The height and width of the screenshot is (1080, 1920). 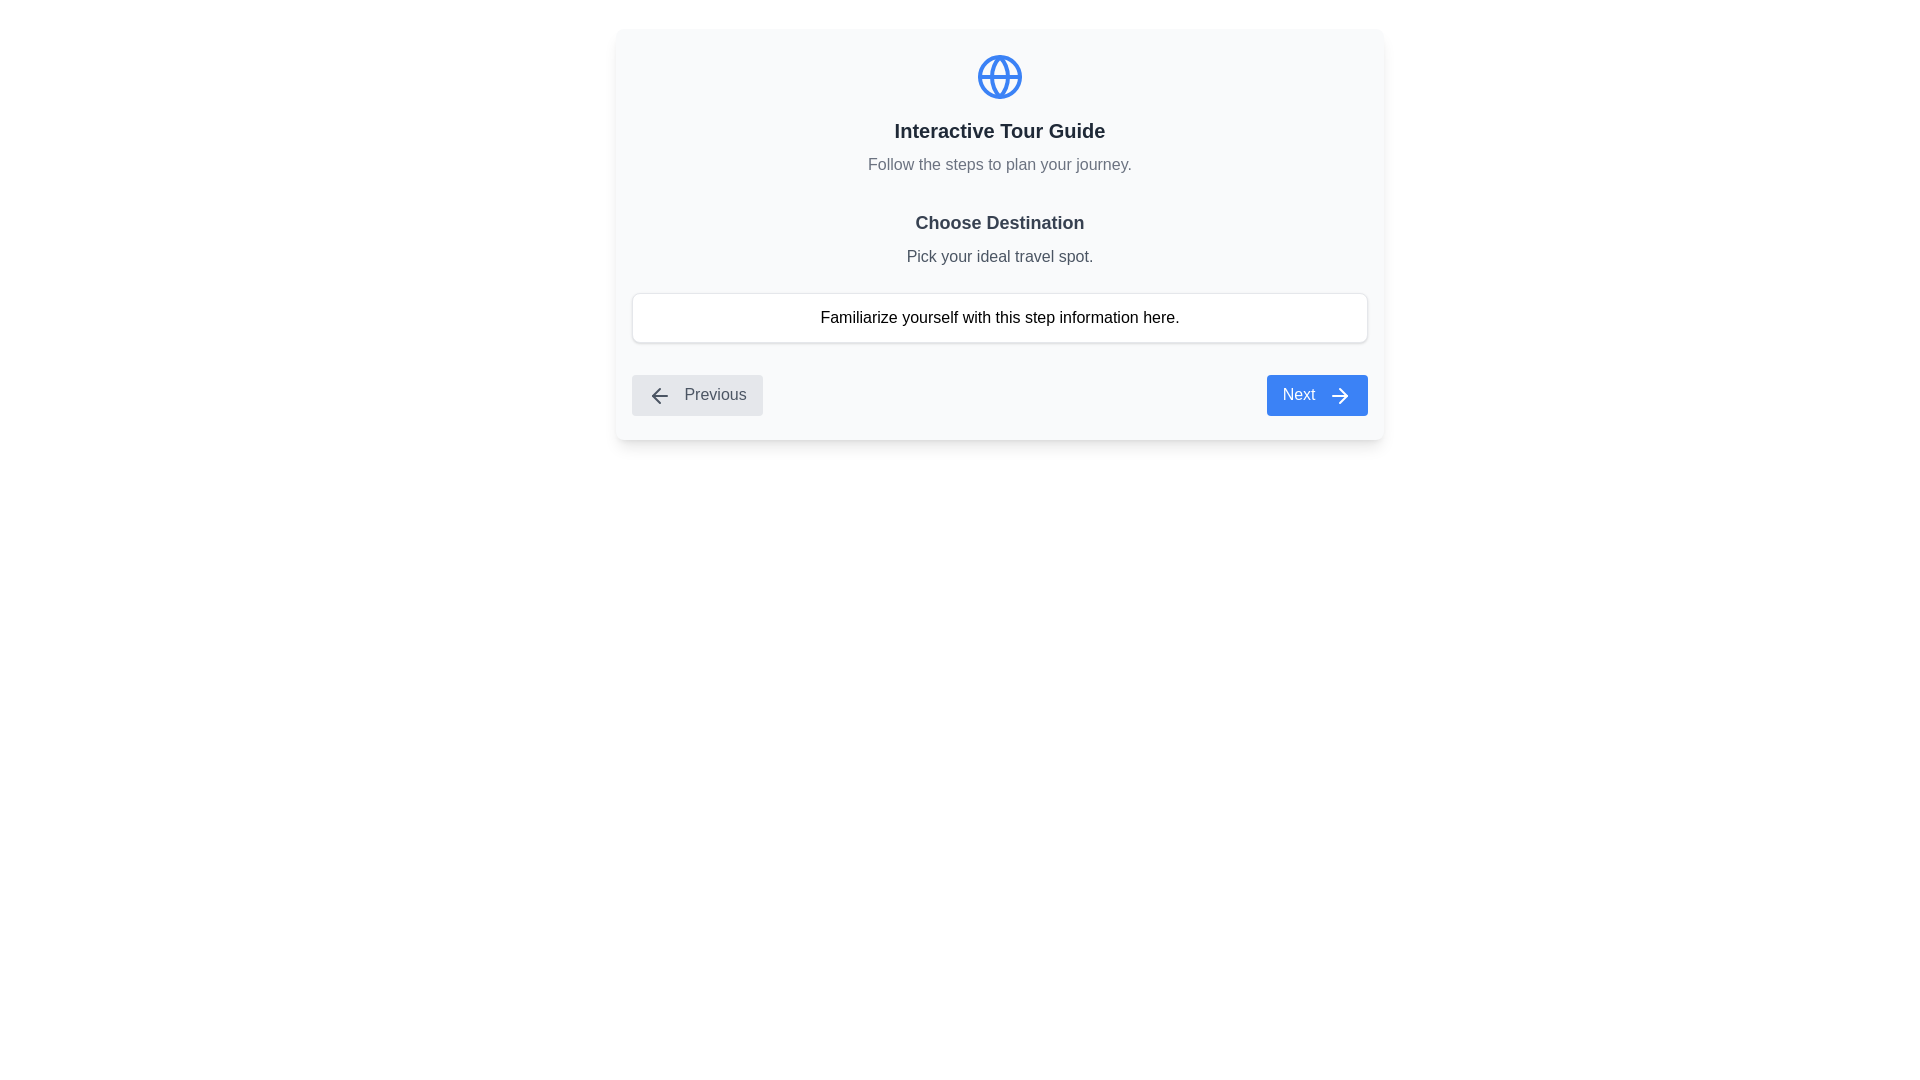 I want to click on the section using the 'Interactive Tour Guide' text block and its globe icon as a reference, so click(x=999, y=115).